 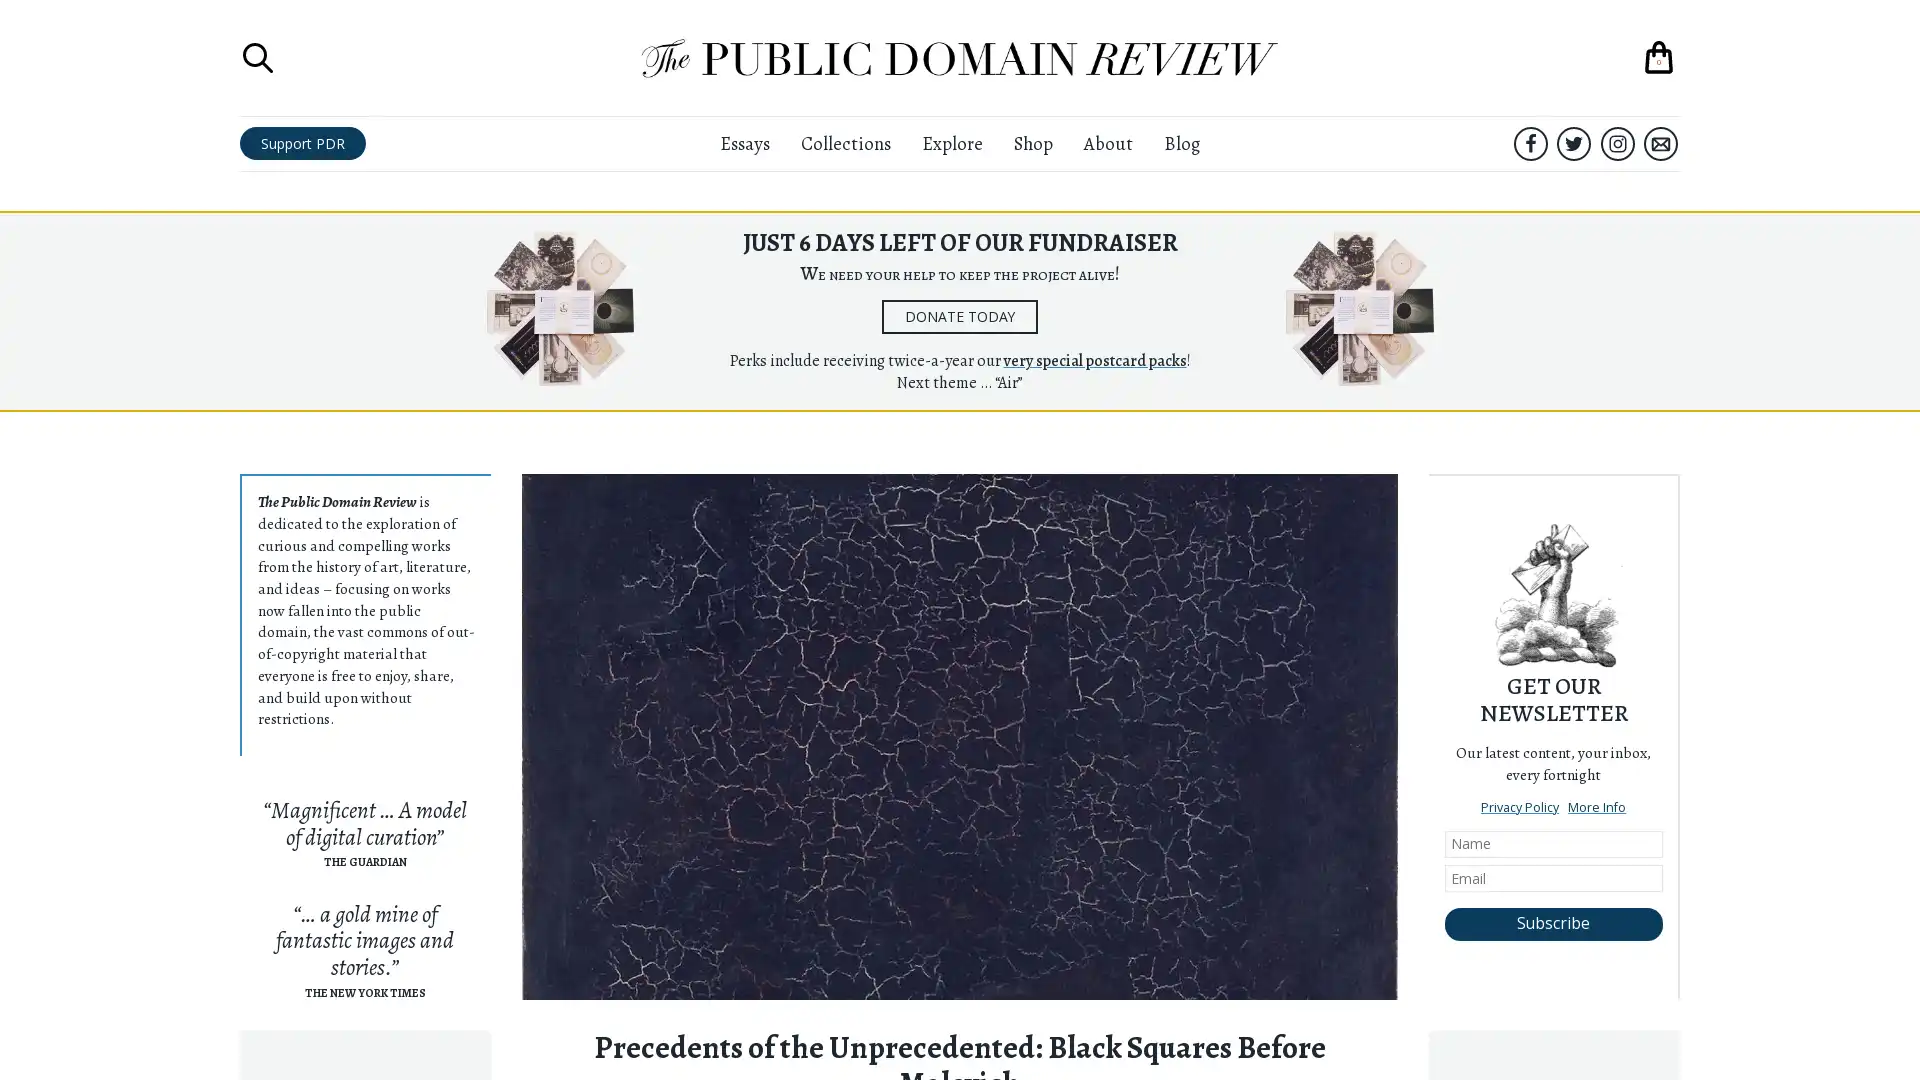 What do you see at coordinates (1659, 56) in the screenshot?
I see `0` at bounding box center [1659, 56].